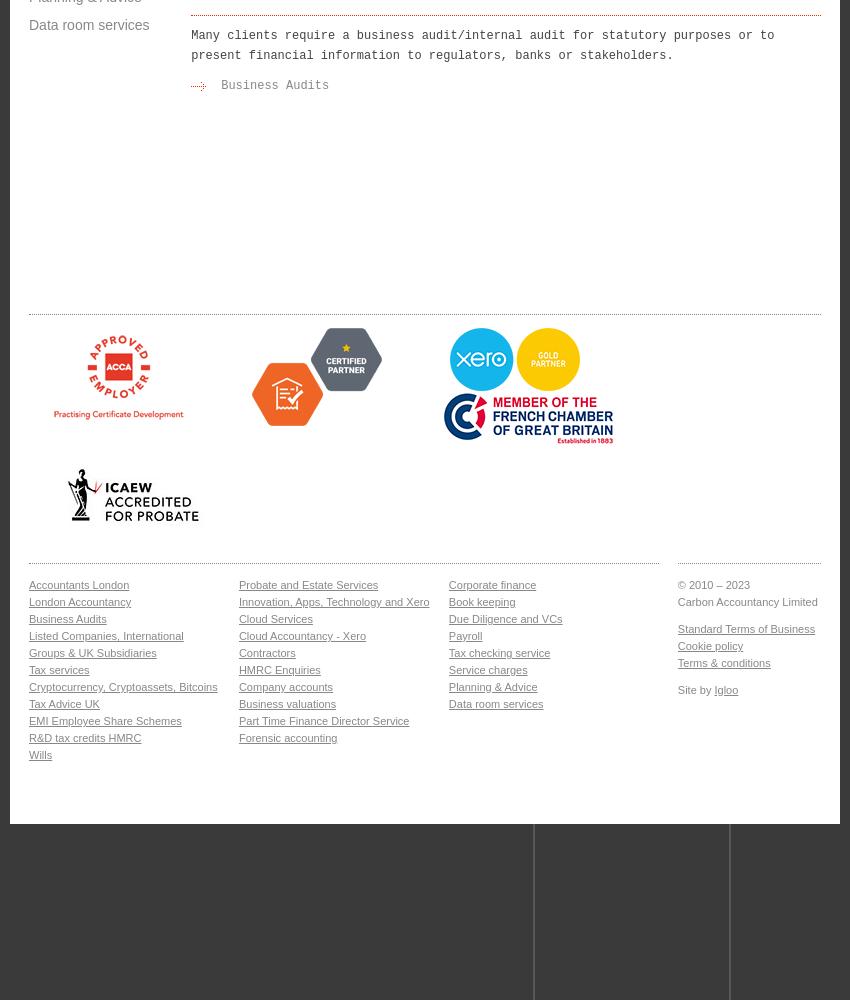 The height and width of the screenshot is (1000, 850). Describe the element at coordinates (677, 601) in the screenshot. I see `'Carbon Accountancy Limited'` at that location.